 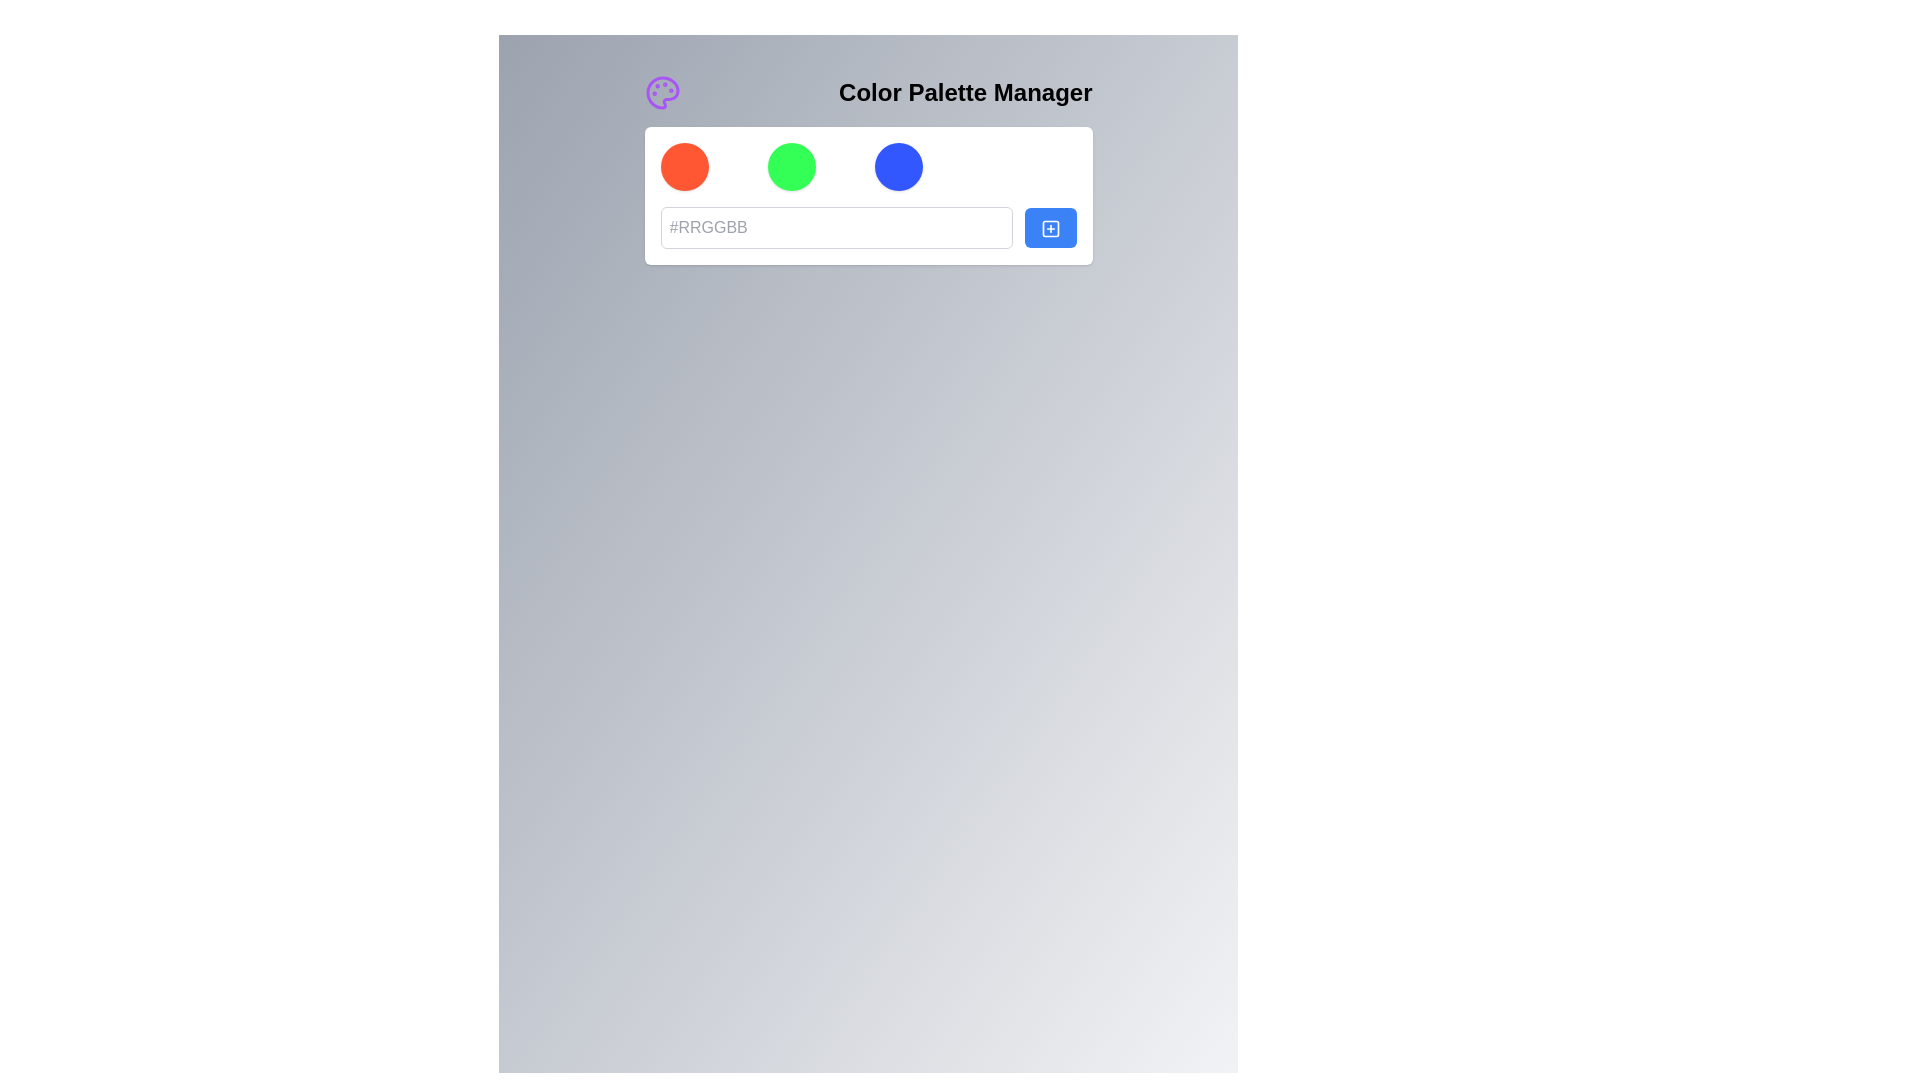 What do you see at coordinates (965, 92) in the screenshot?
I see `the large, bold static text label reading 'Color Palette Manager', which is positioned in the upper-center of the interface, serving as a title or section descriptor` at bounding box center [965, 92].